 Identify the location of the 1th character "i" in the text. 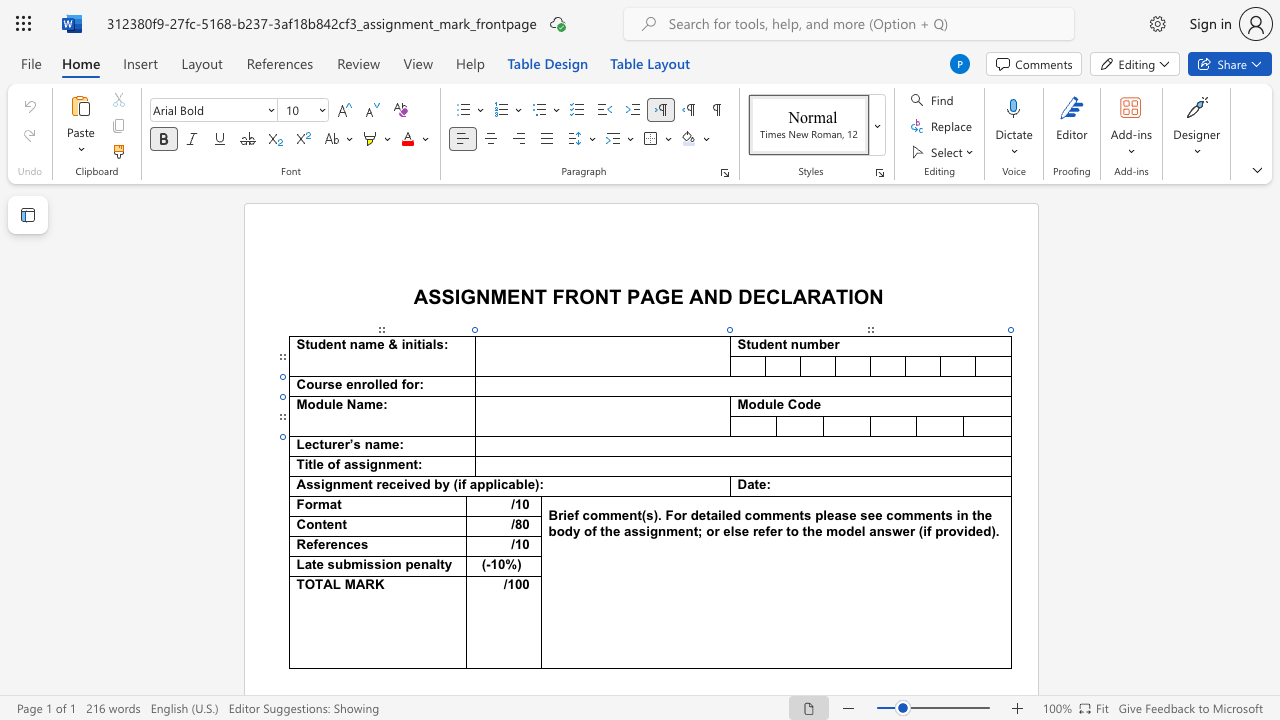
(564, 514).